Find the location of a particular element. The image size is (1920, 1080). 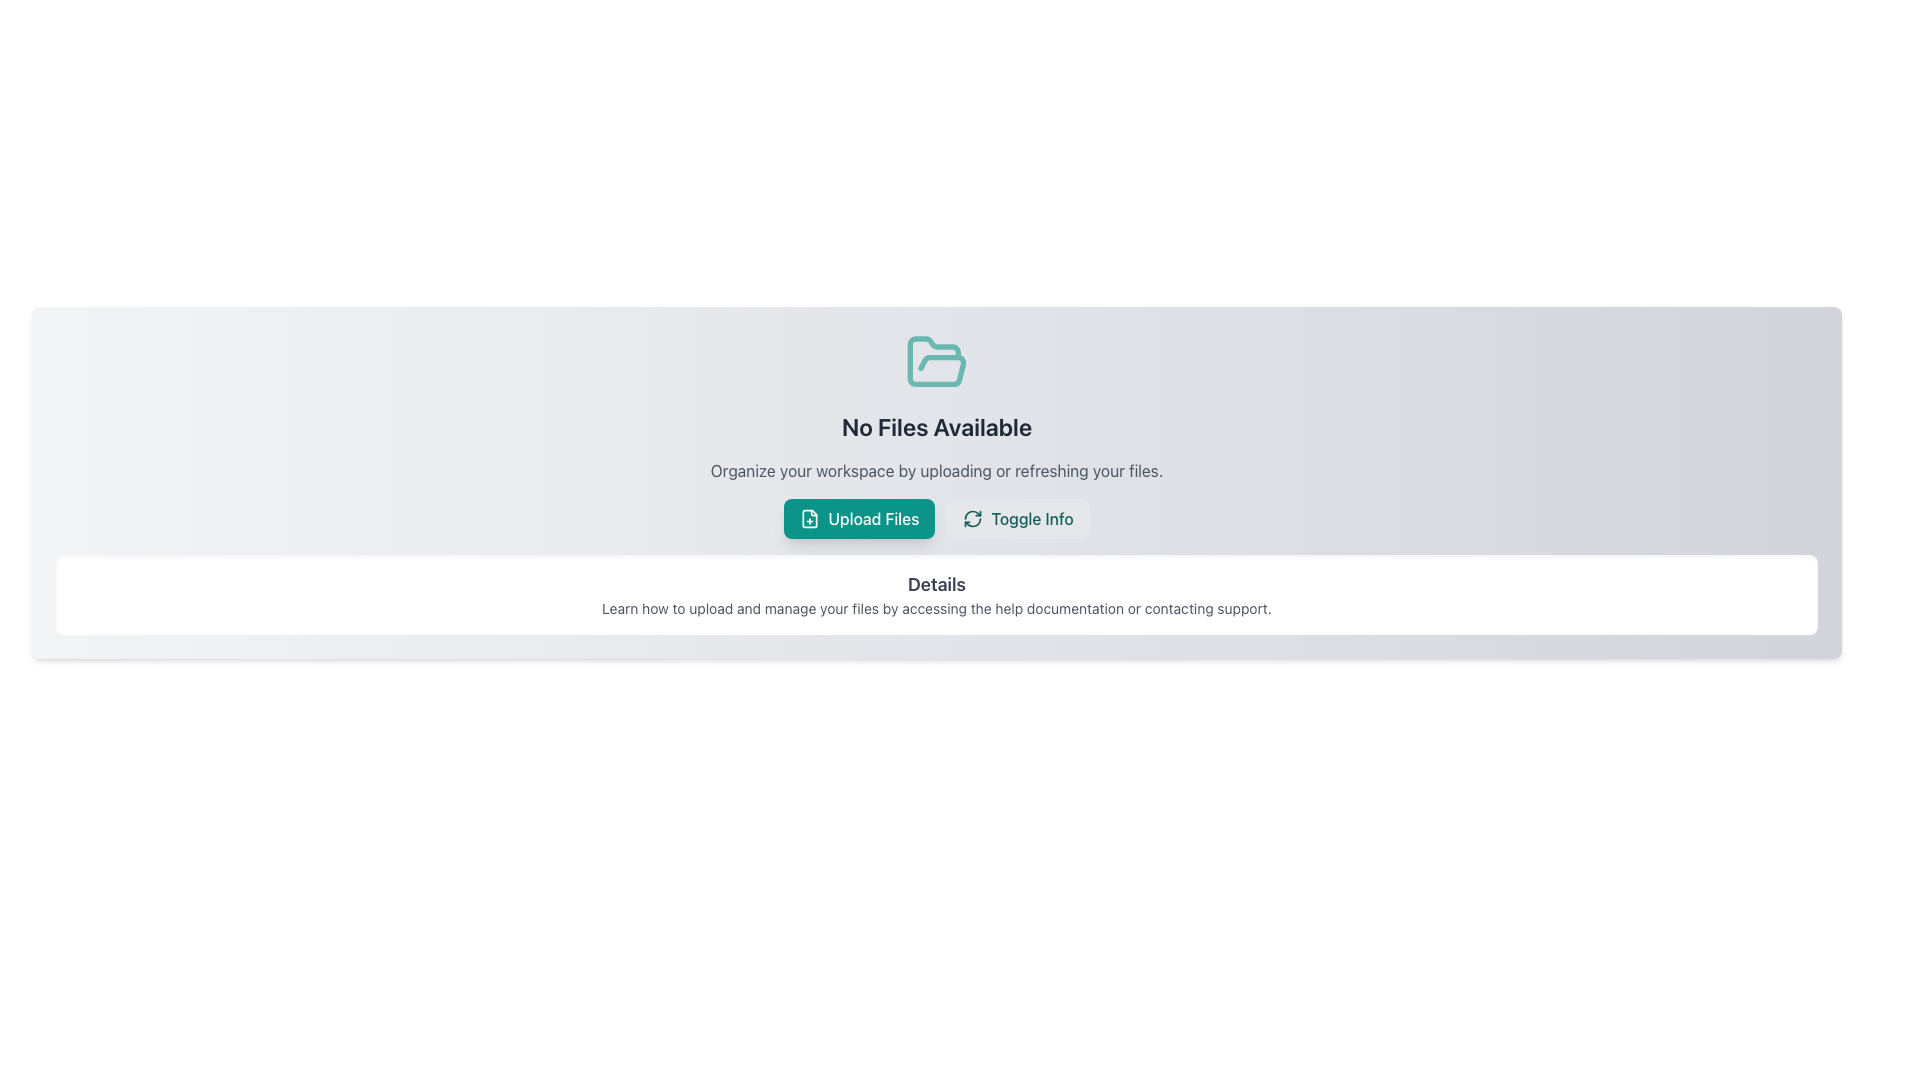

the Text Label within the button that initiates the file upload process, located to the left of the 'Toggle Info' button, below the 'No Files Available' heading is located at coordinates (873, 518).